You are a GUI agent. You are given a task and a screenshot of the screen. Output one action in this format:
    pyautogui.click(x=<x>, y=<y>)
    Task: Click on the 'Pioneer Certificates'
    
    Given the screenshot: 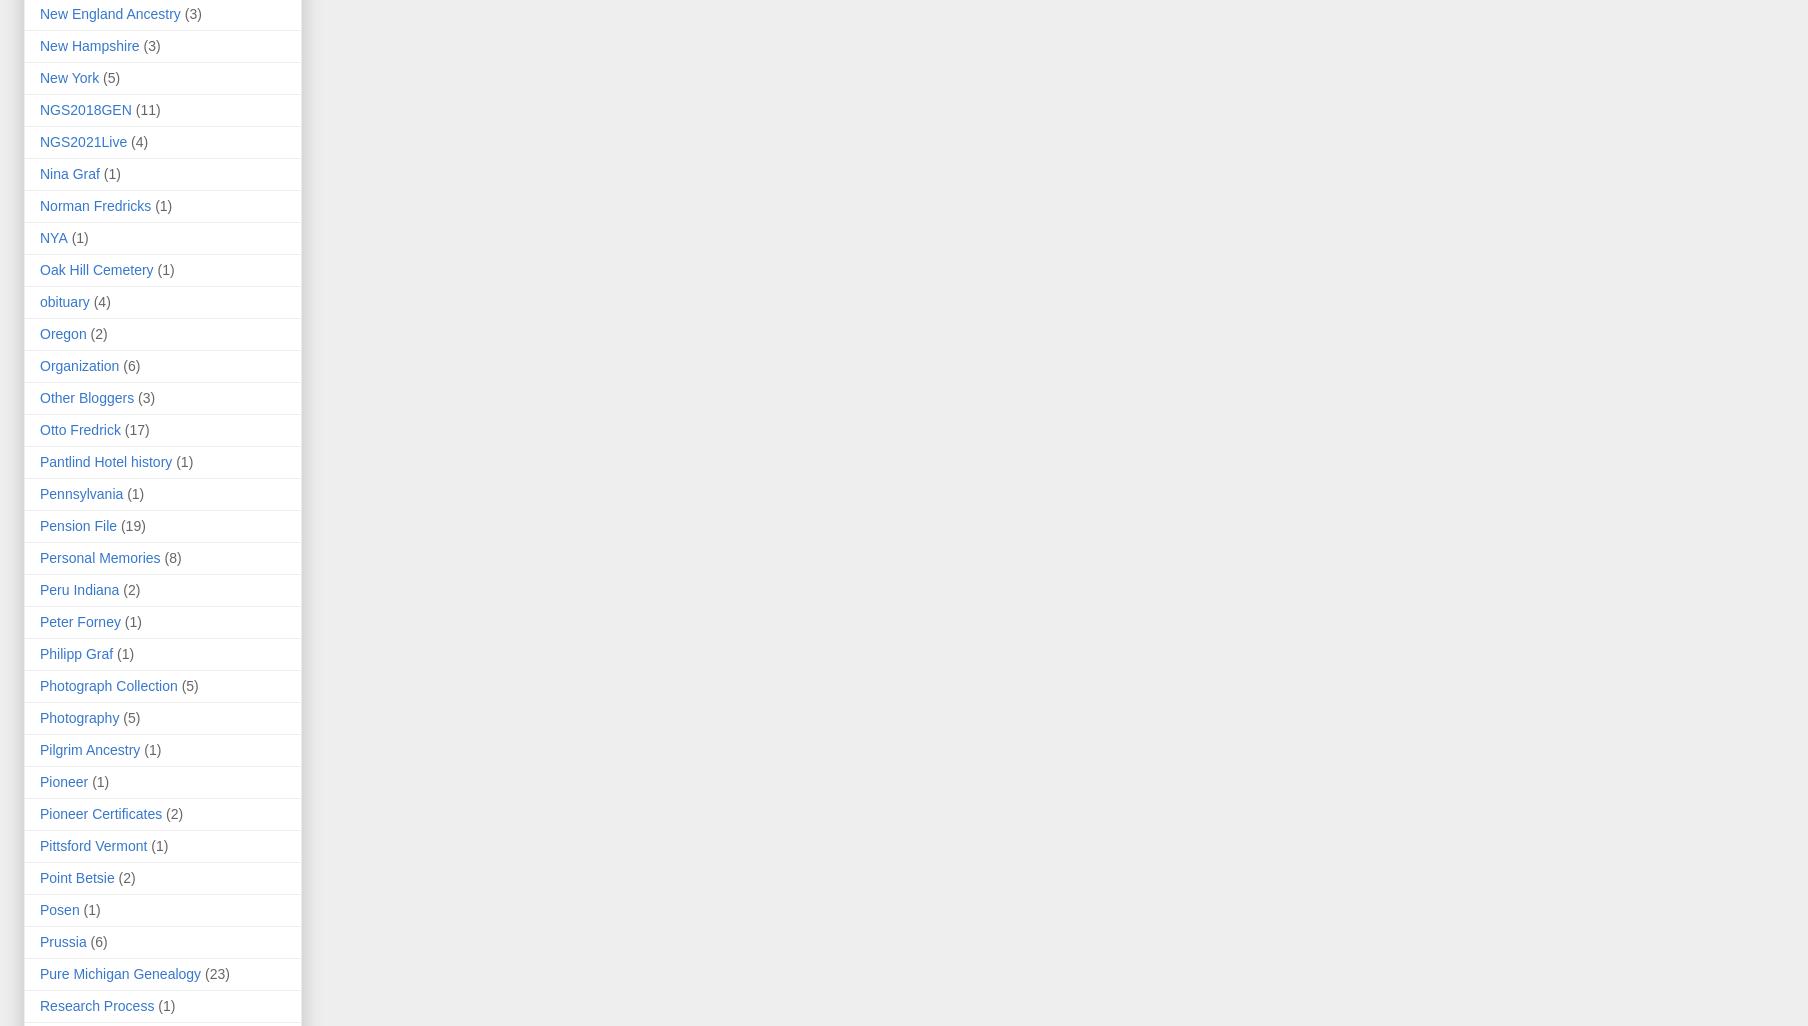 What is the action you would take?
    pyautogui.click(x=100, y=813)
    